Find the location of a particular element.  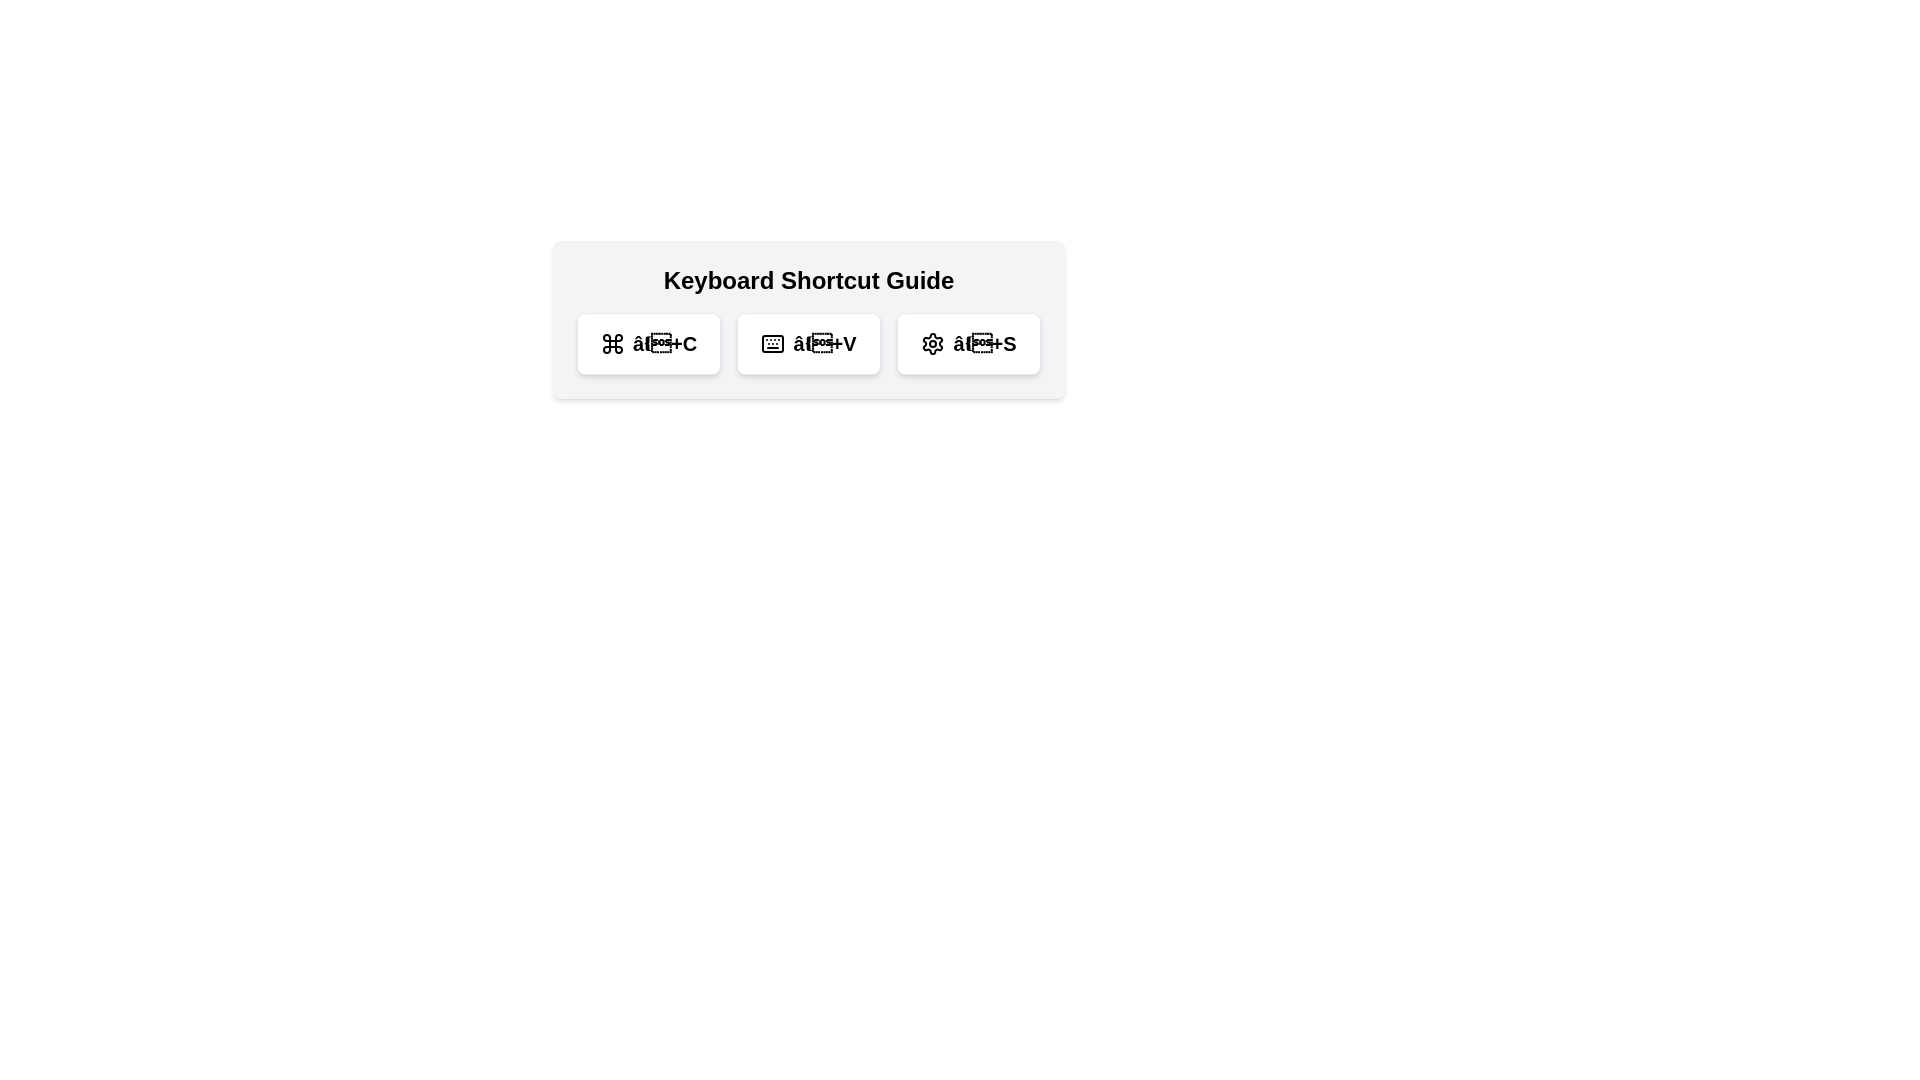

the second button in the horizontal arrangement below the 'Keyboard Shortcut Guide' title is located at coordinates (809, 319).